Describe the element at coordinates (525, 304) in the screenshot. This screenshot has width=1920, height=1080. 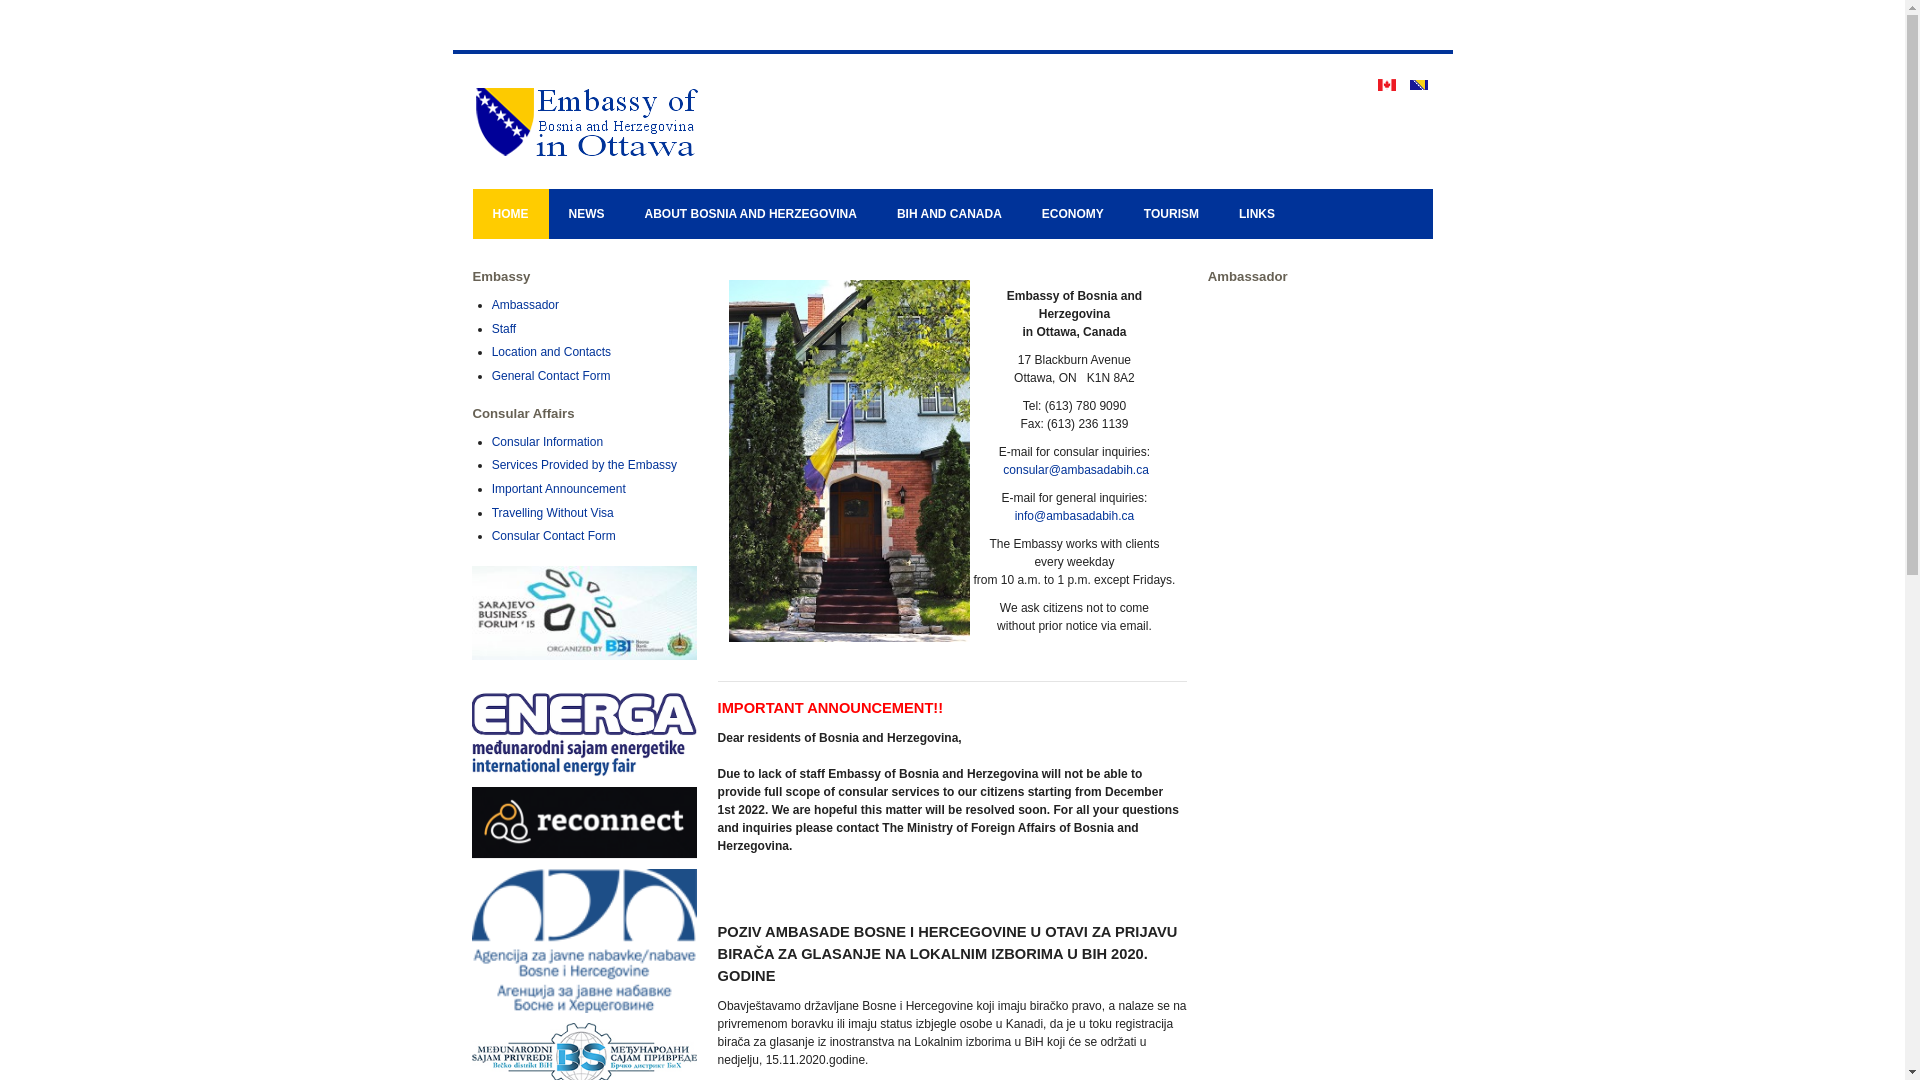
I see `'Ambassador'` at that location.